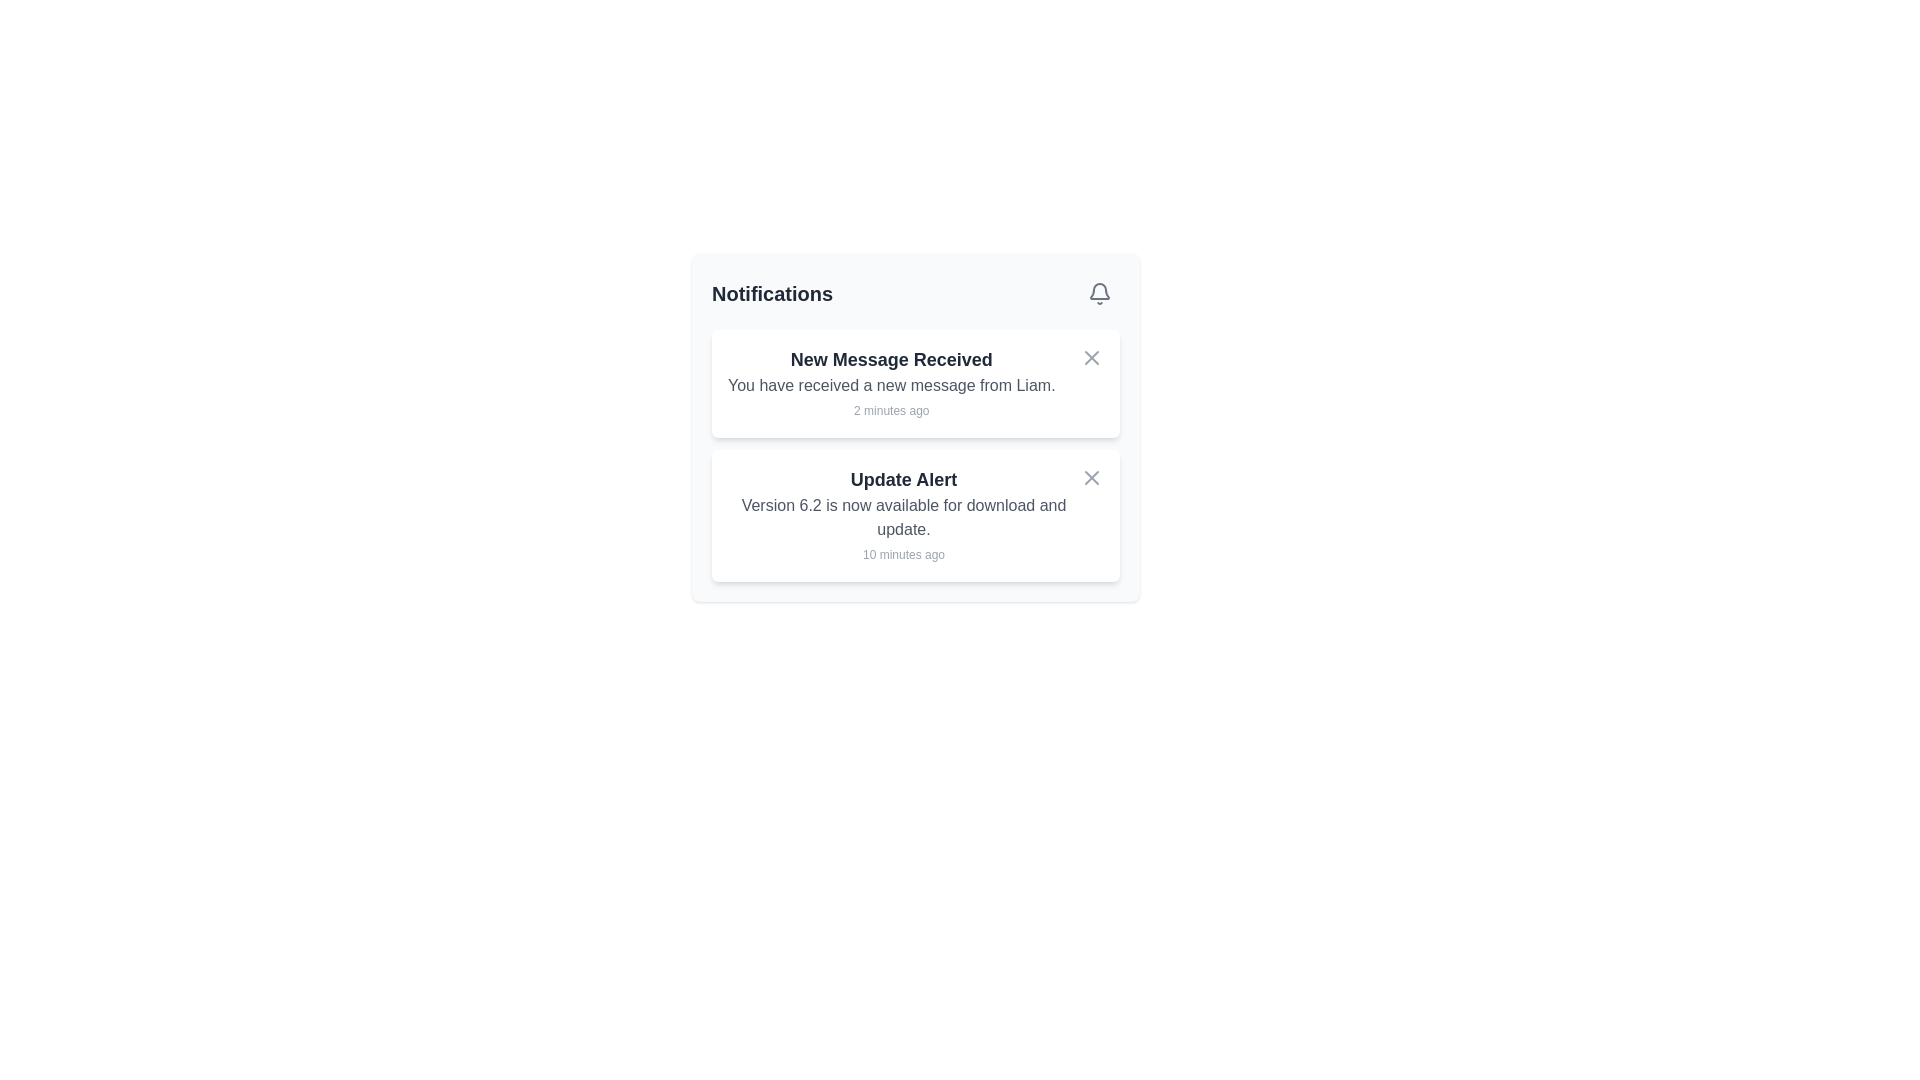  What do you see at coordinates (1098, 293) in the screenshot?
I see `the bell icon located in the top-right corner of the notification modal` at bounding box center [1098, 293].